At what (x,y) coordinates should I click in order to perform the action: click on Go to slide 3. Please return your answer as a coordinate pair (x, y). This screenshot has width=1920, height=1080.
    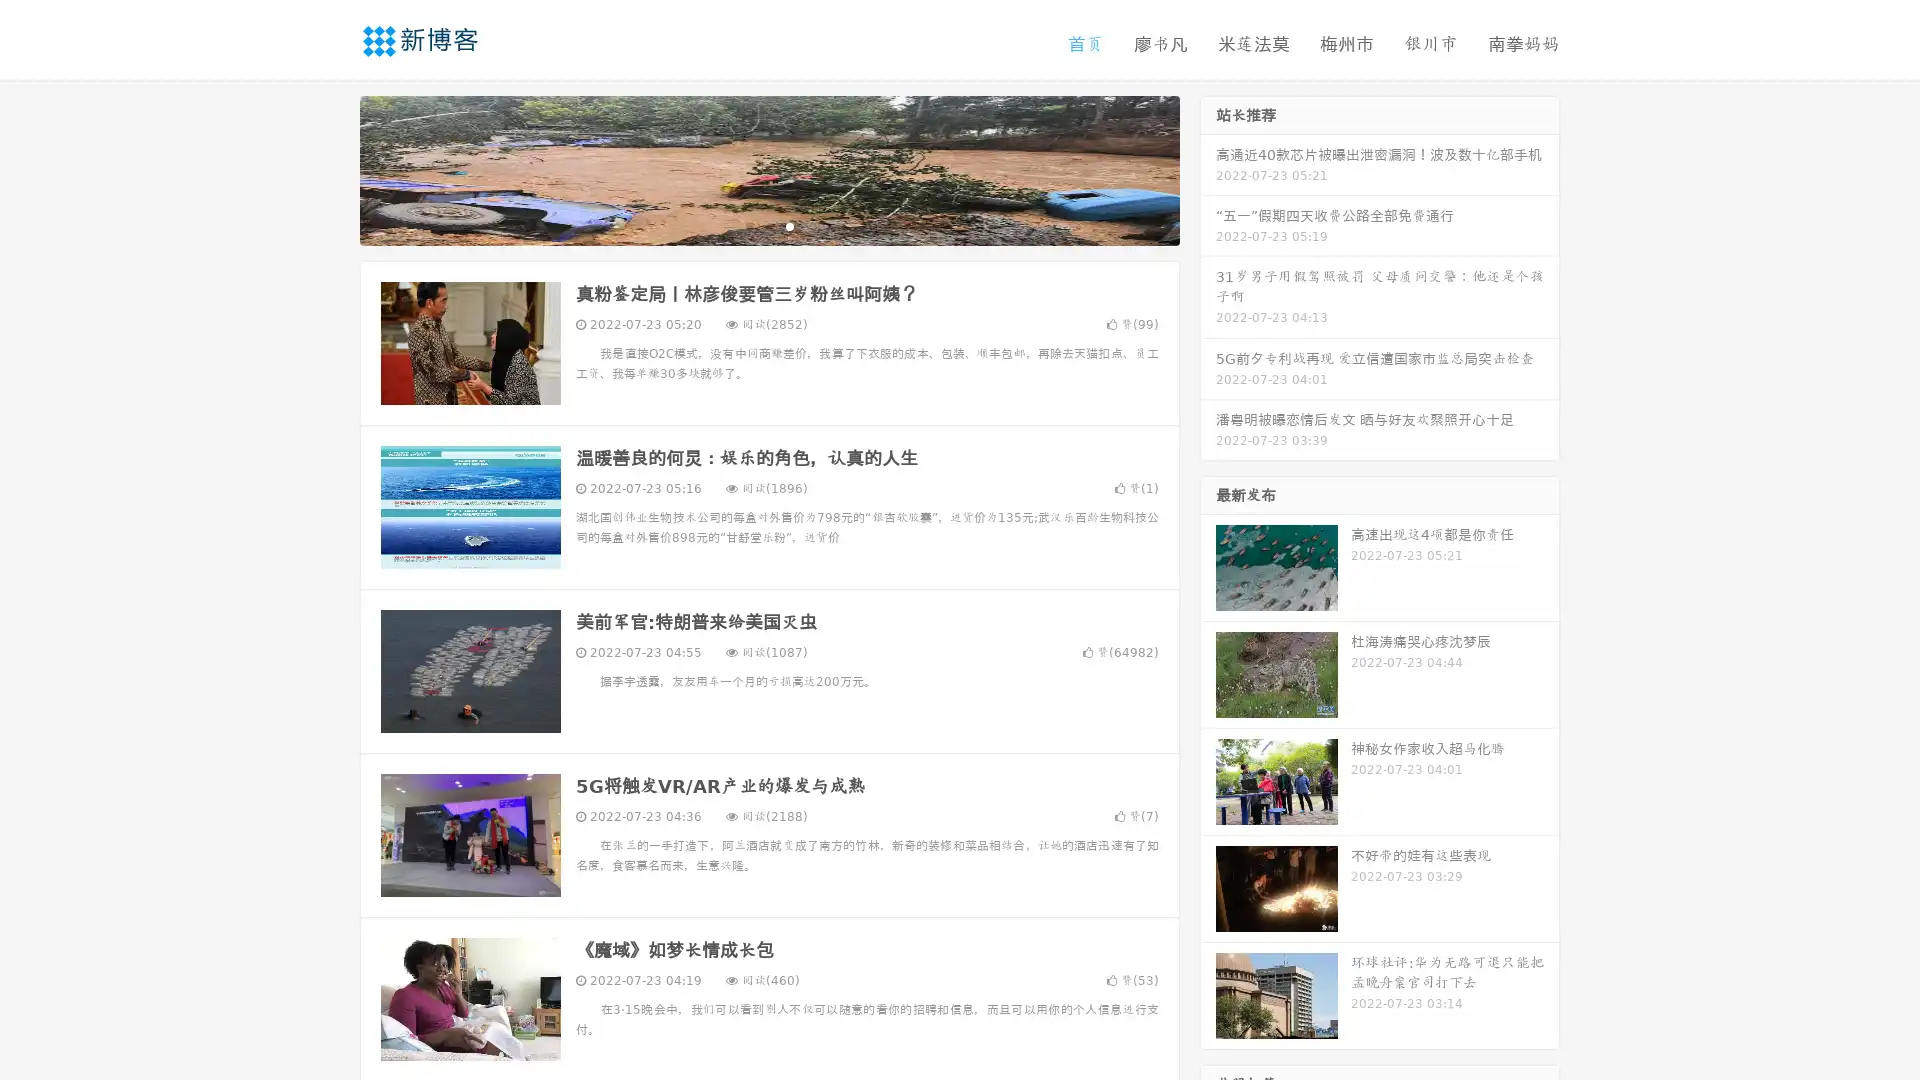
    Looking at the image, I should click on (789, 225).